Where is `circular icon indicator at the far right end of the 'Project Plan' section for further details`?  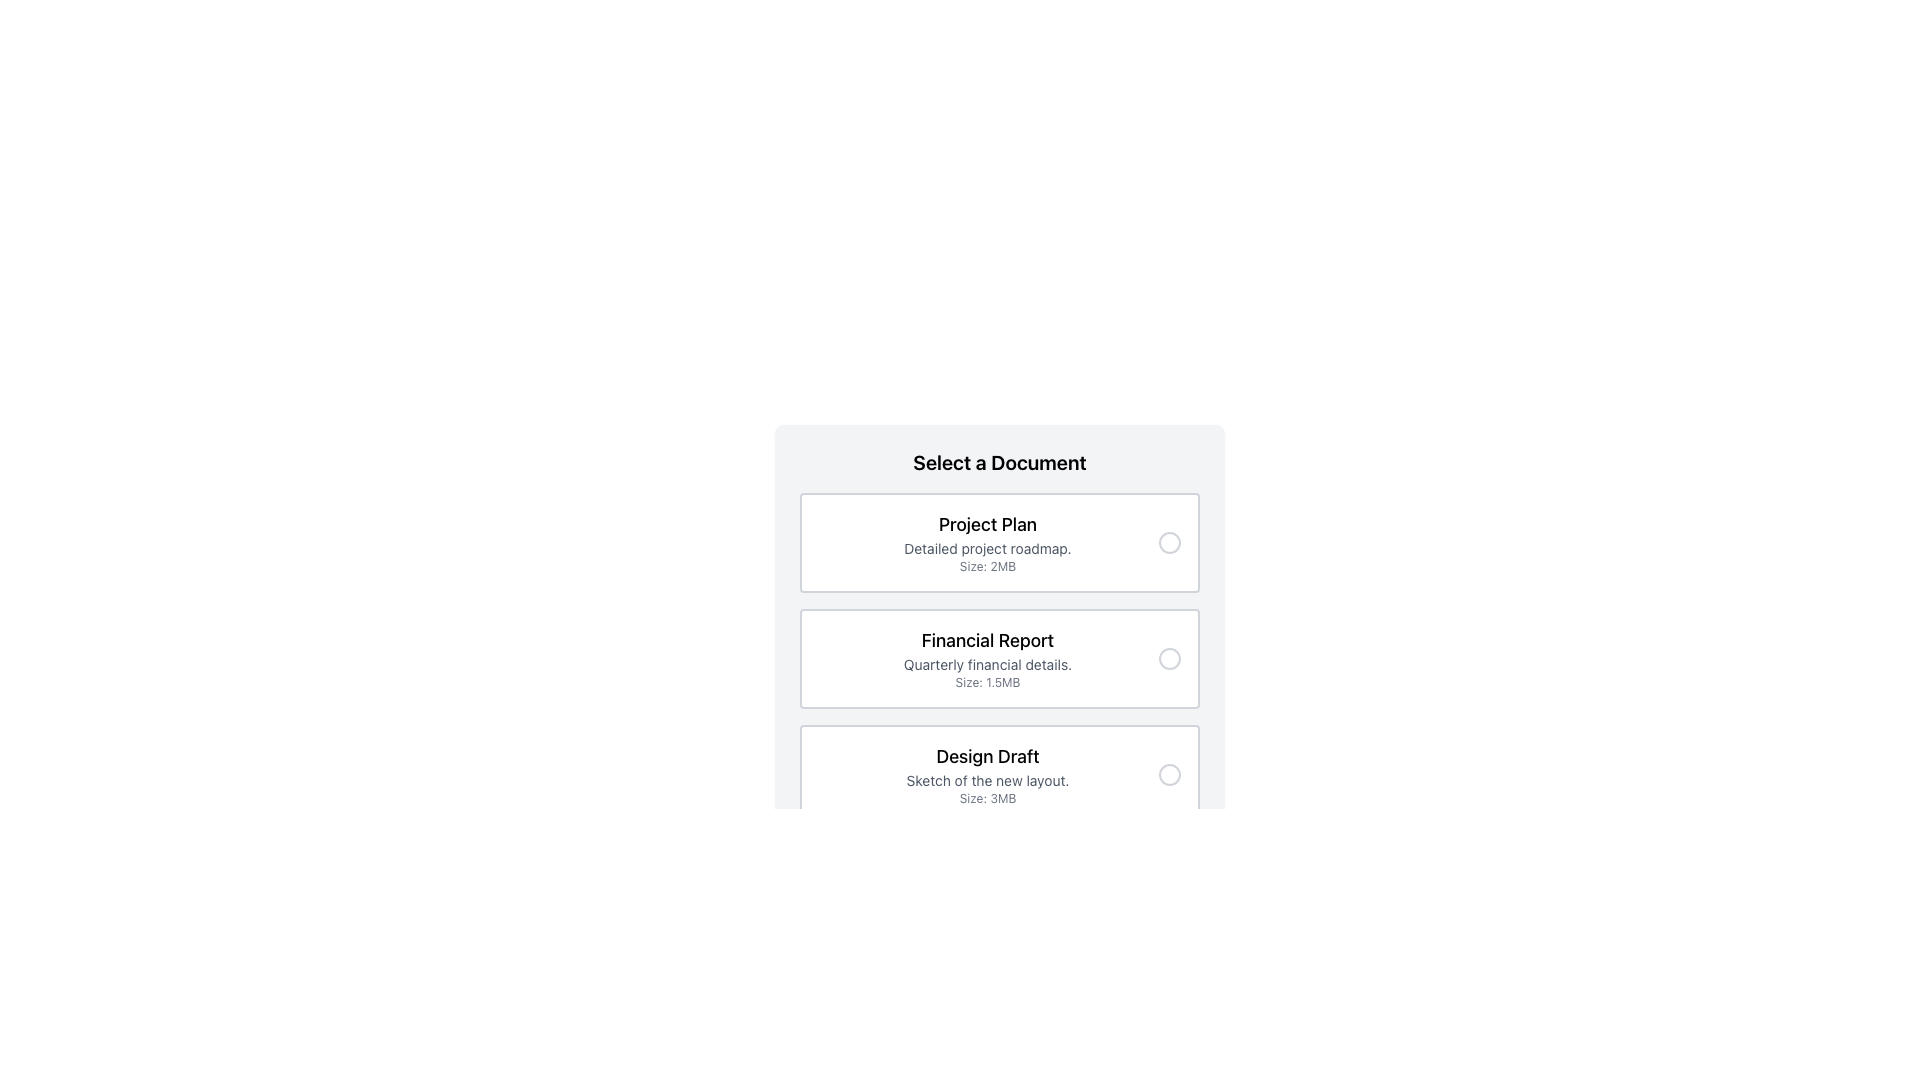 circular icon indicator at the far right end of the 'Project Plan' section for further details is located at coordinates (1170, 543).